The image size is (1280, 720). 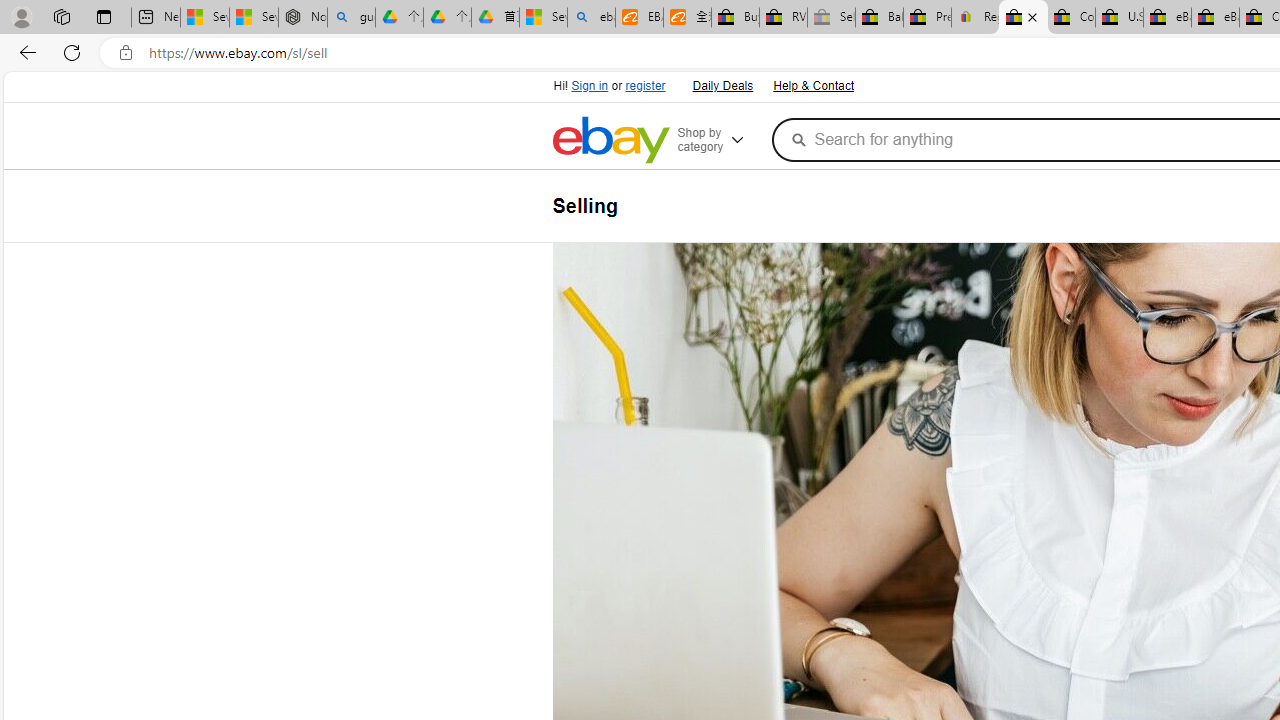 What do you see at coordinates (812, 83) in the screenshot?
I see `'Help & Contact'` at bounding box center [812, 83].